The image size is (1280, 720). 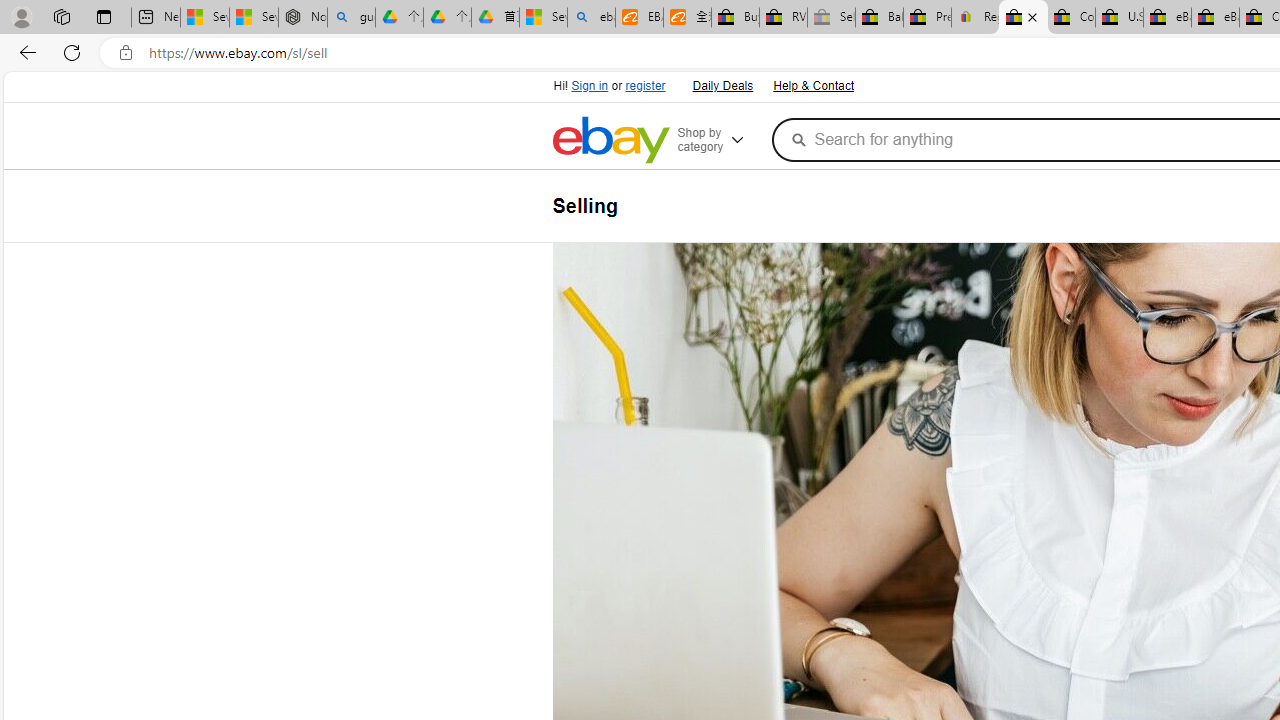 What do you see at coordinates (812, 83) in the screenshot?
I see `'Help & Contact'` at bounding box center [812, 83].